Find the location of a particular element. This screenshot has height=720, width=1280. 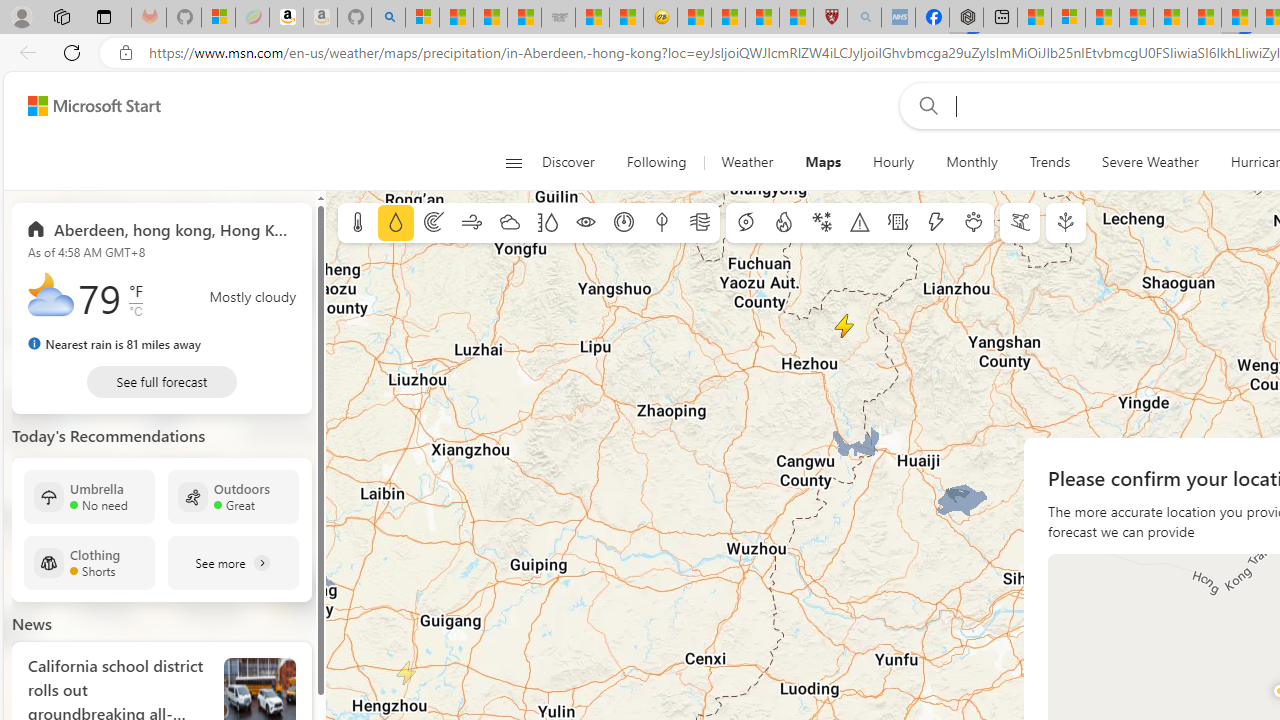

'Science - MSN' is located at coordinates (761, 17).